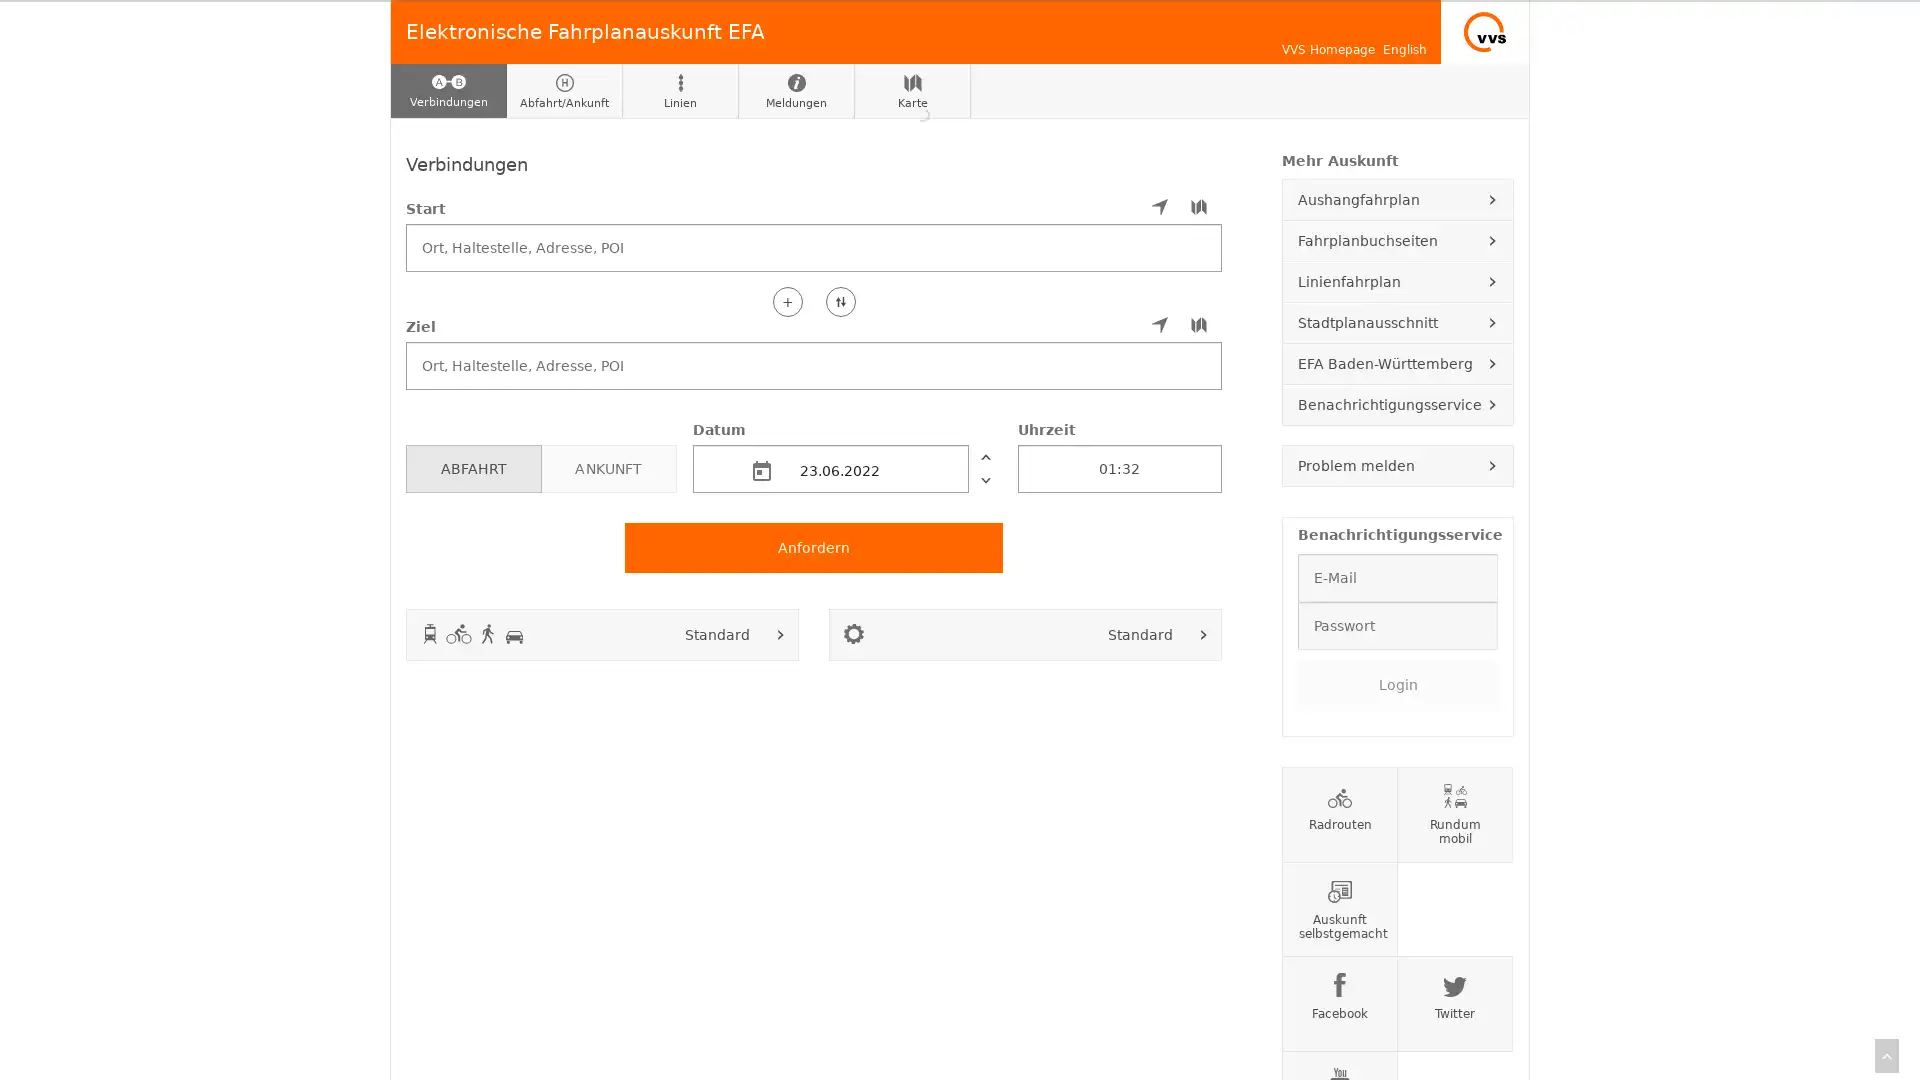 The image size is (1920, 1080). What do you see at coordinates (1203, 633) in the screenshot?
I see `Fahroptionen` at bounding box center [1203, 633].